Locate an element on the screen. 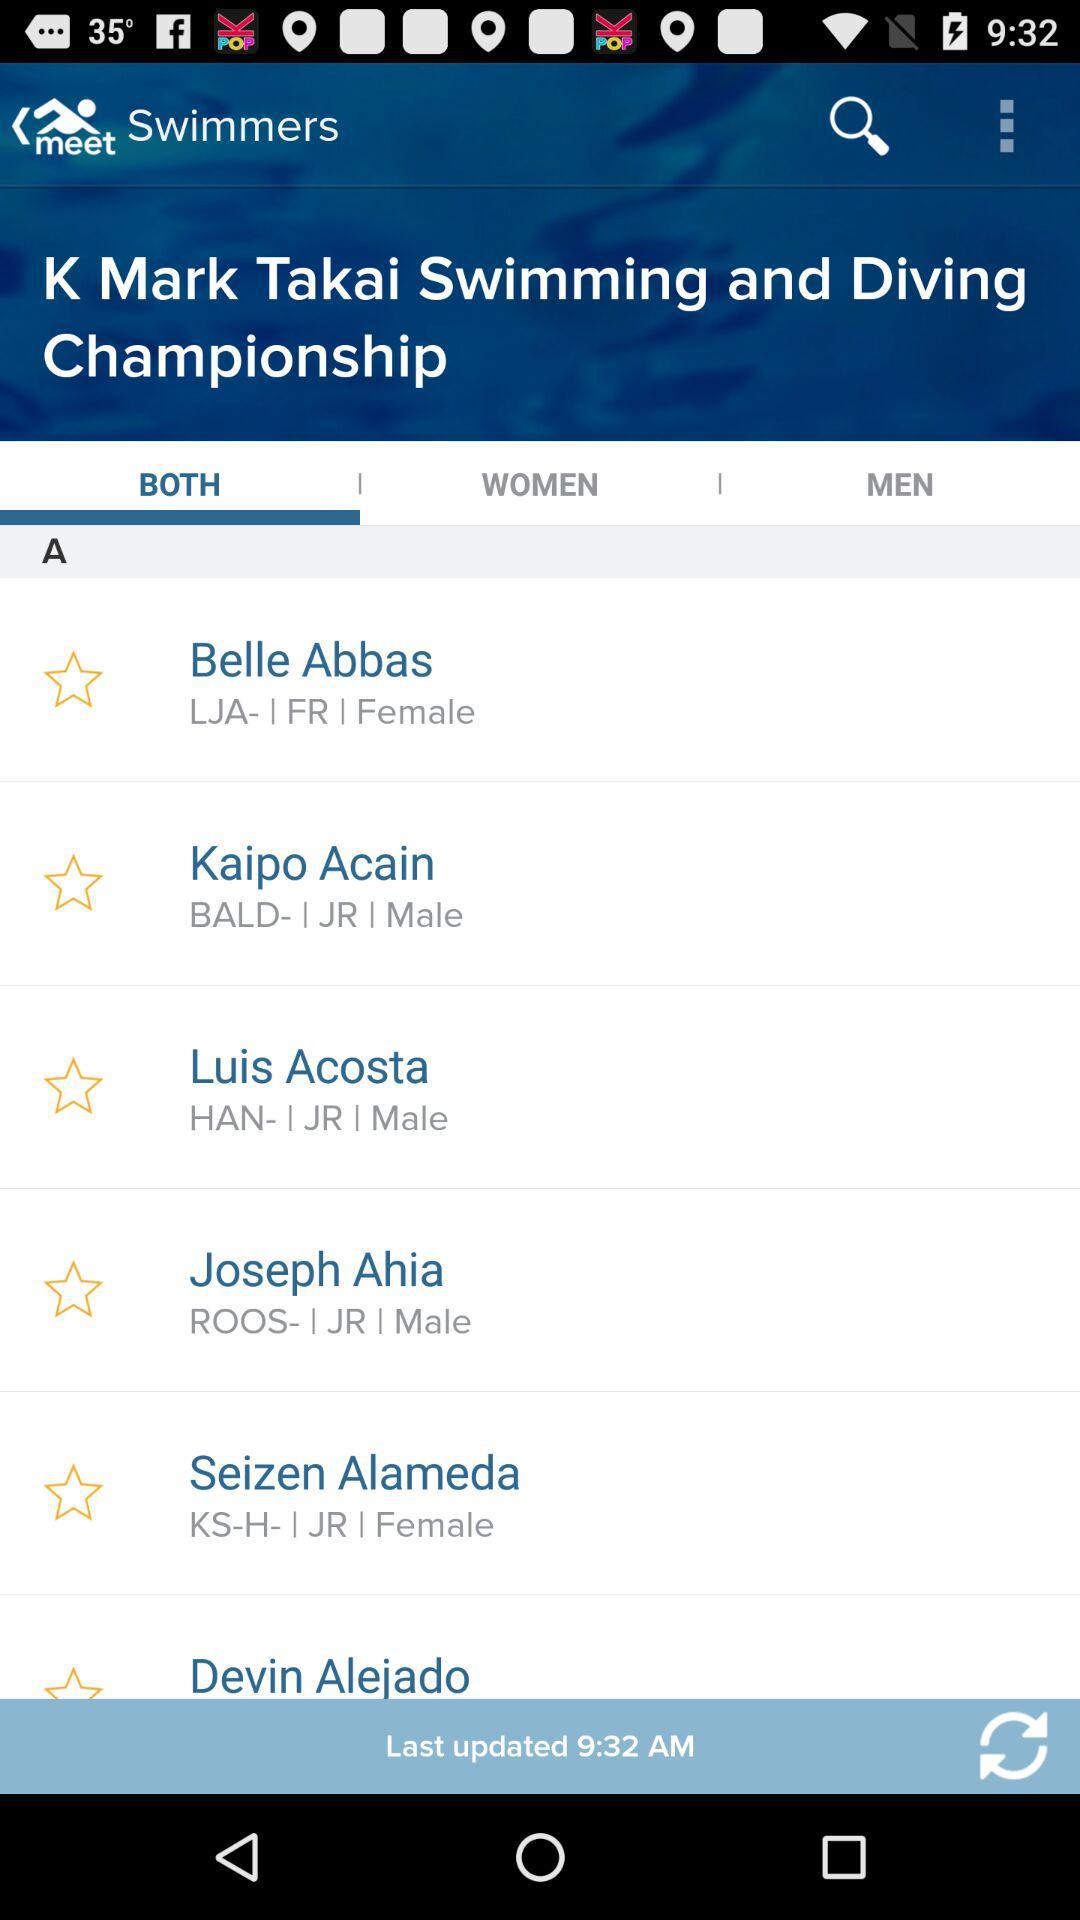  the refresh icon is located at coordinates (1001, 1868).